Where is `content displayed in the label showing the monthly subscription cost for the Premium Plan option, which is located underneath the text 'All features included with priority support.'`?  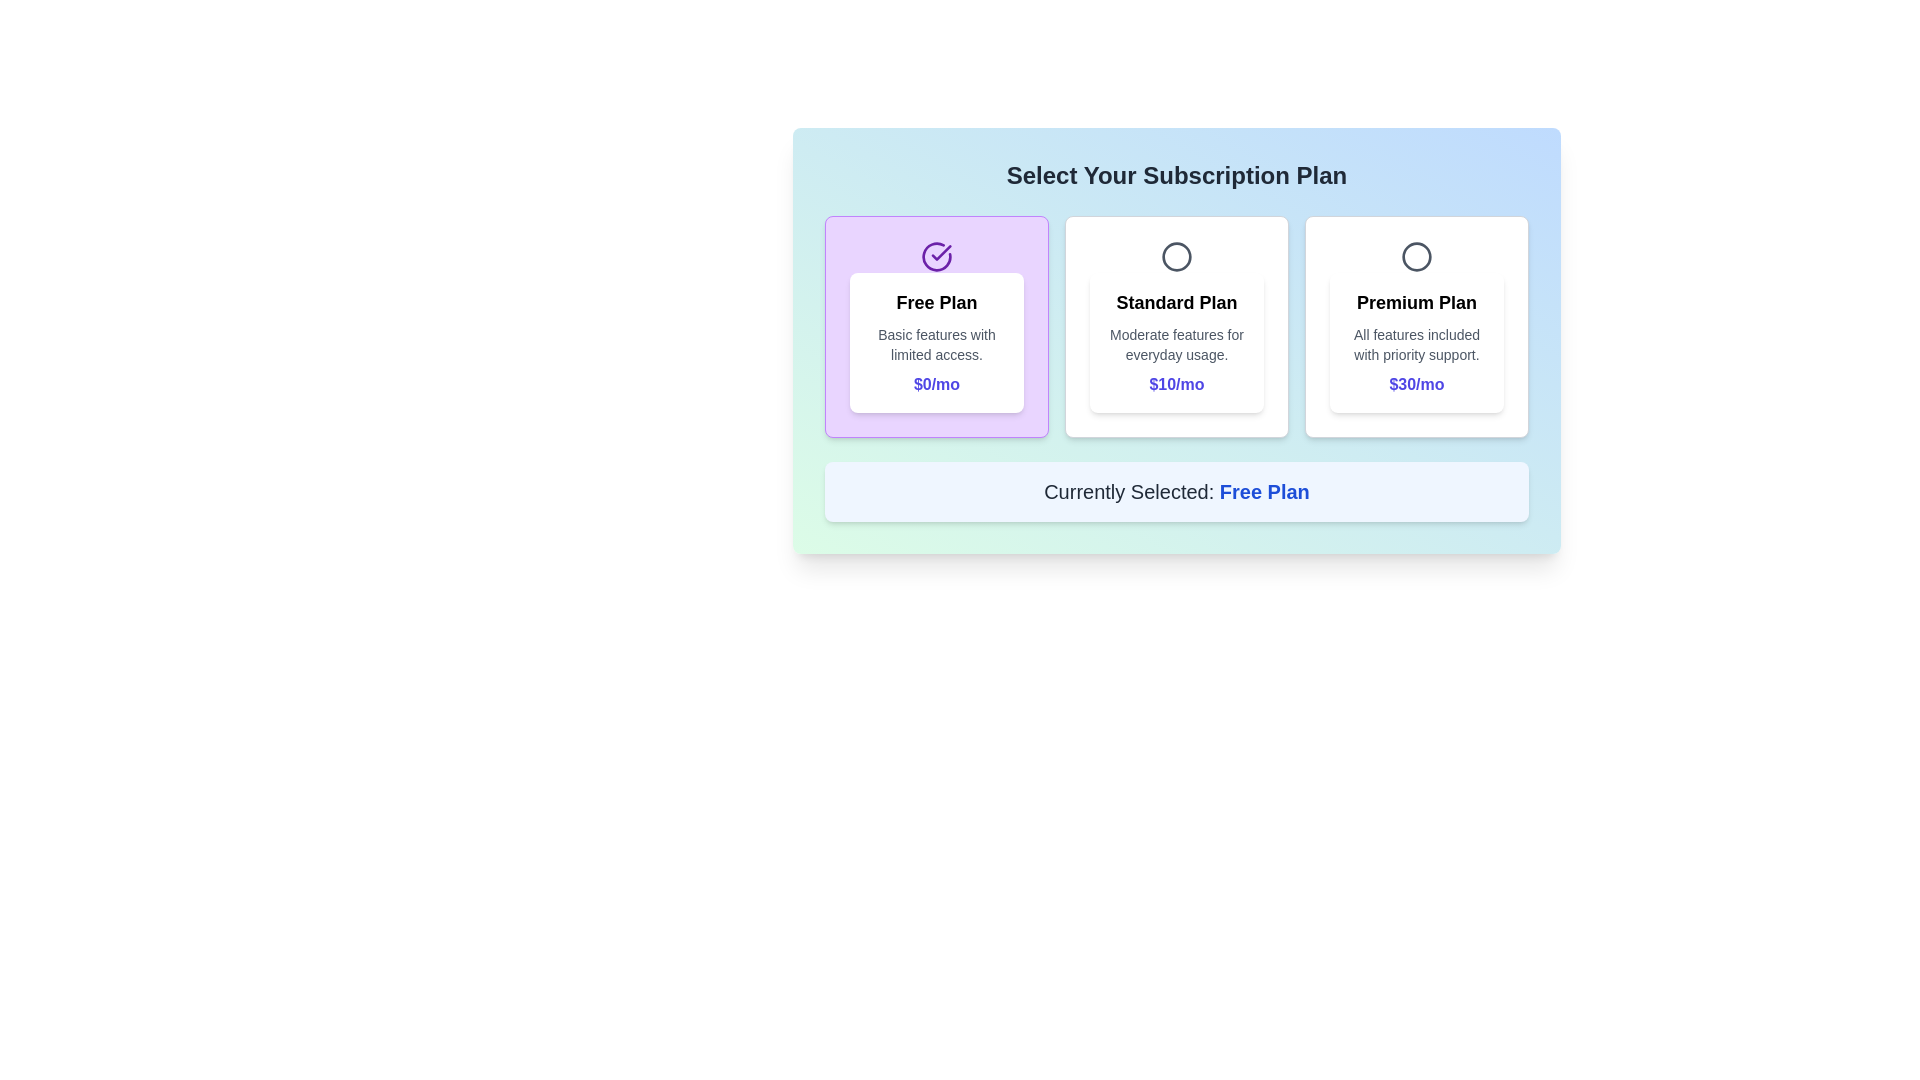
content displayed in the label showing the monthly subscription cost for the Premium Plan option, which is located underneath the text 'All features included with priority support.' is located at coordinates (1415, 385).